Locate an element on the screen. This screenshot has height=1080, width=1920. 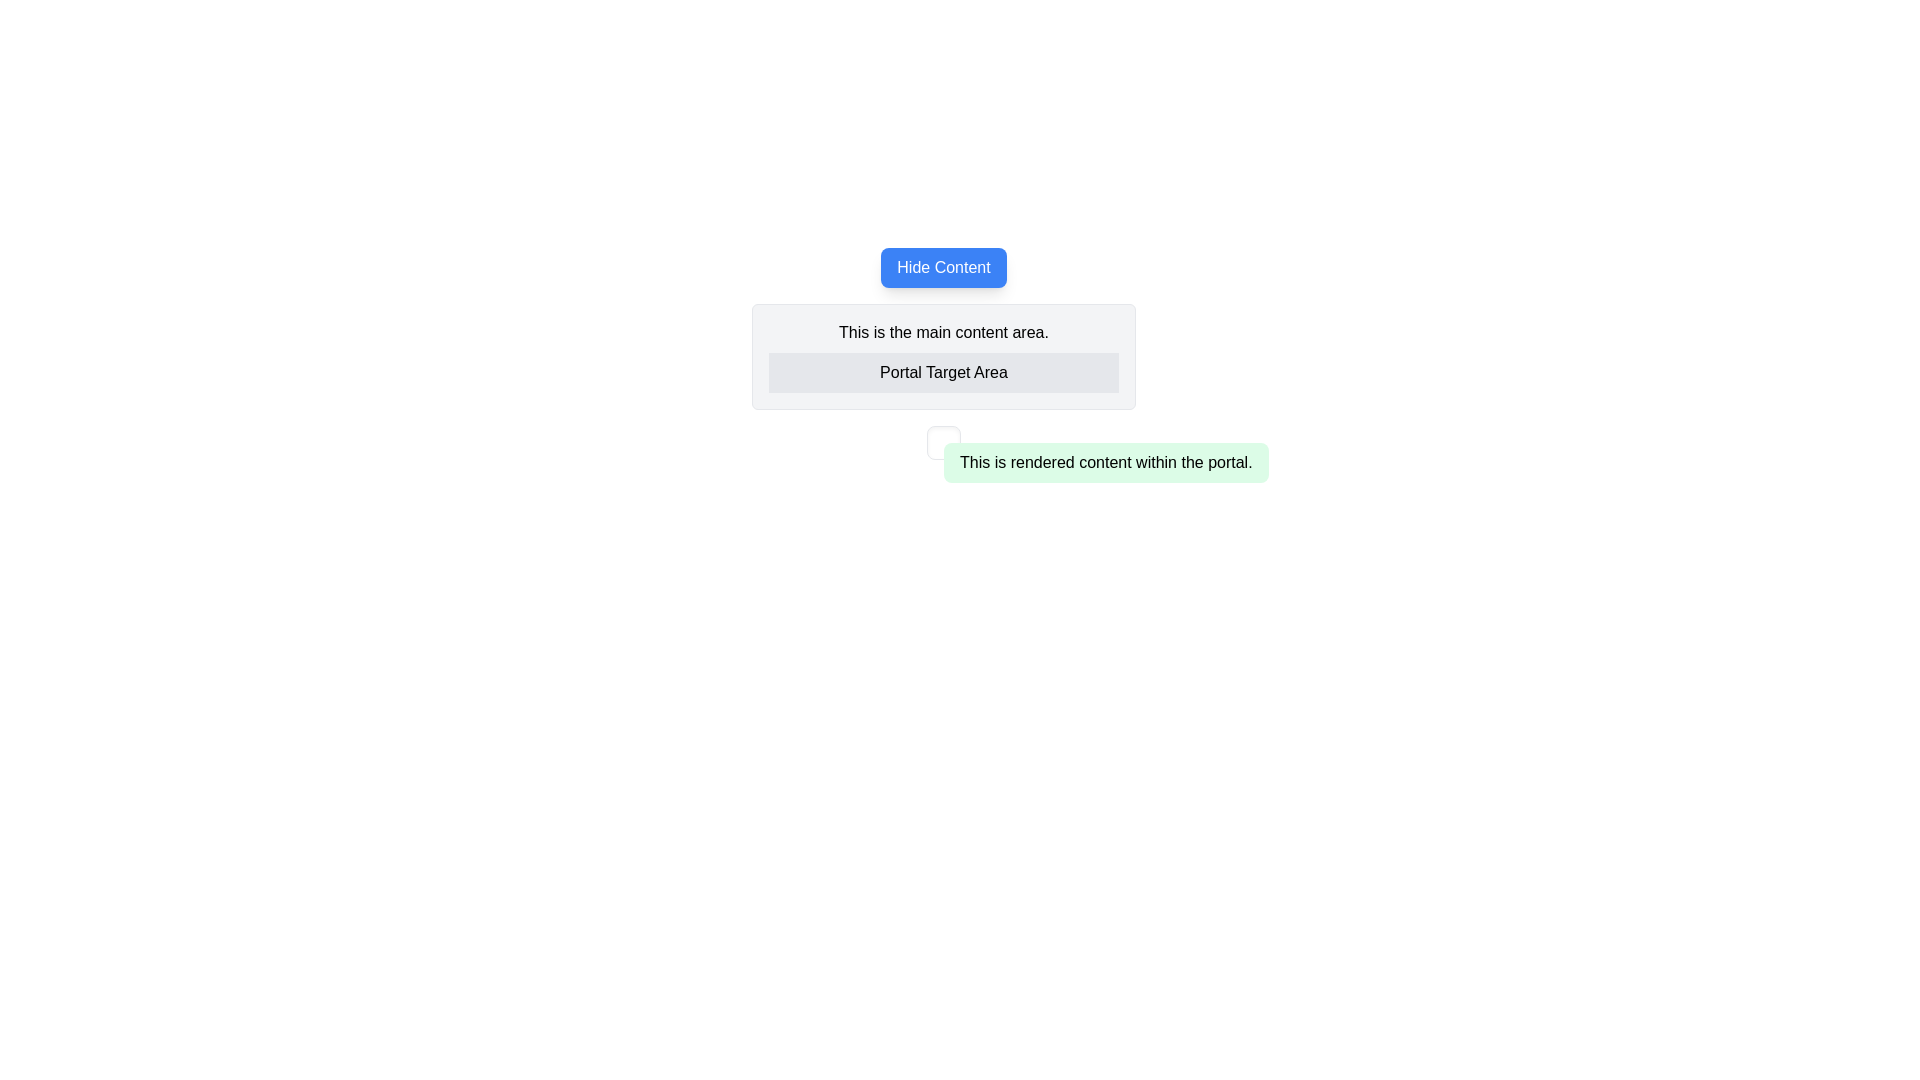
the static text block that displays non-interactive rendered text content, located slightly below the central content area of the layout is located at coordinates (1105, 462).